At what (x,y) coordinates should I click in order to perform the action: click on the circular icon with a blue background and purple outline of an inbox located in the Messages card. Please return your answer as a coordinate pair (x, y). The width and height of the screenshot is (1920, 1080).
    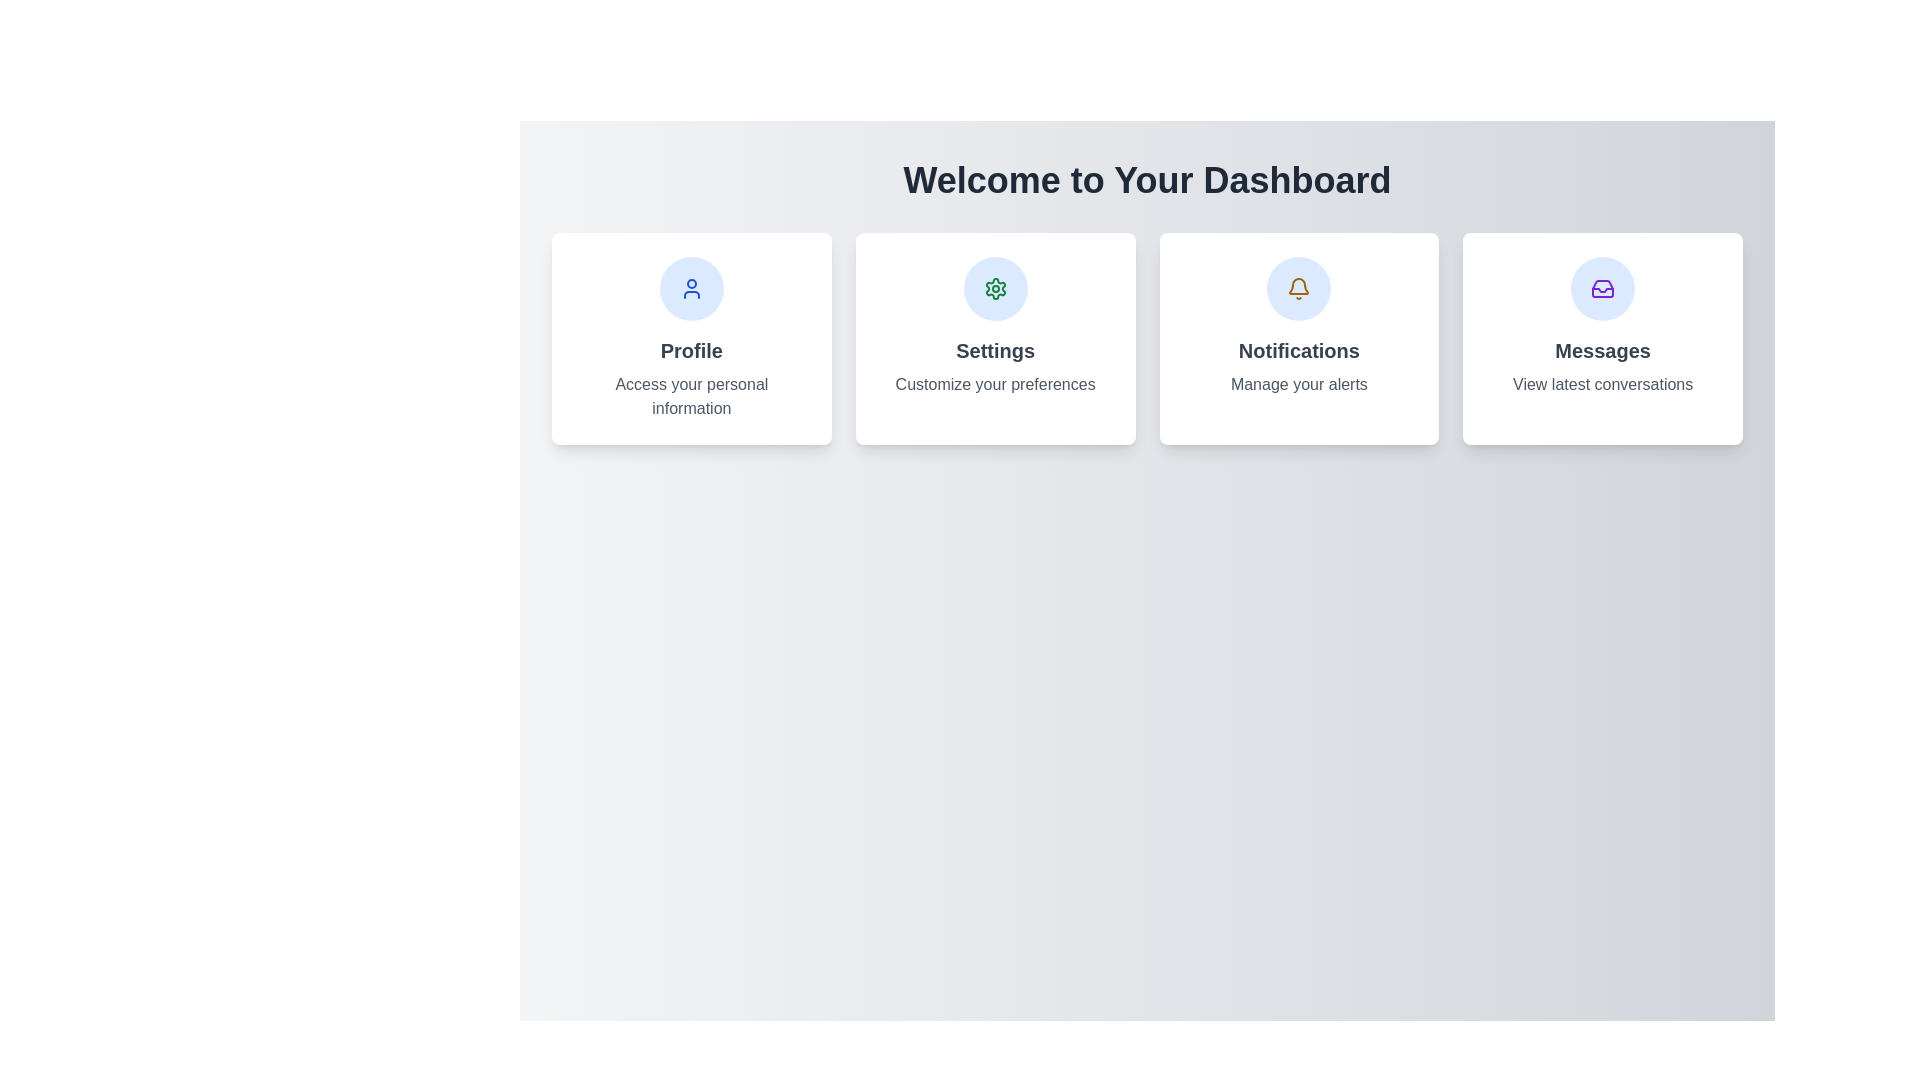
    Looking at the image, I should click on (1603, 289).